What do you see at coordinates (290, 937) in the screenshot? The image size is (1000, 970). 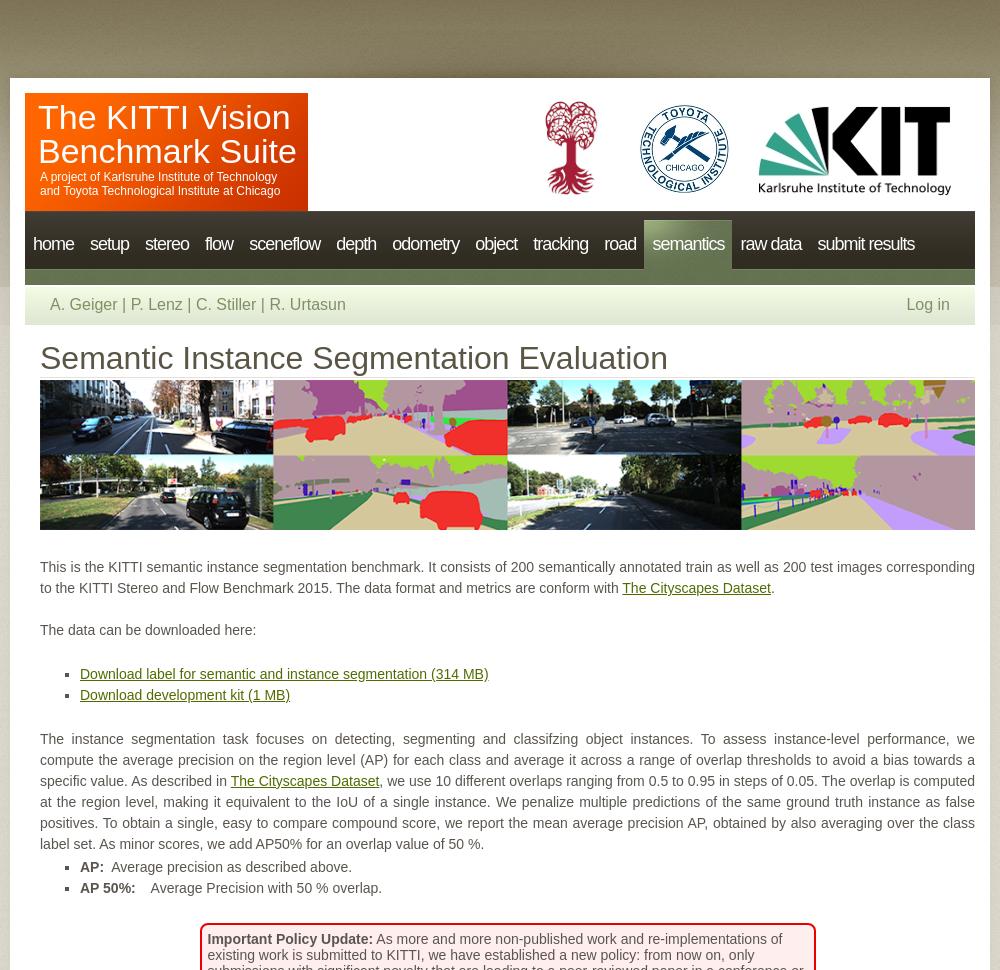 I see `'Important Policy Update:'` at bounding box center [290, 937].